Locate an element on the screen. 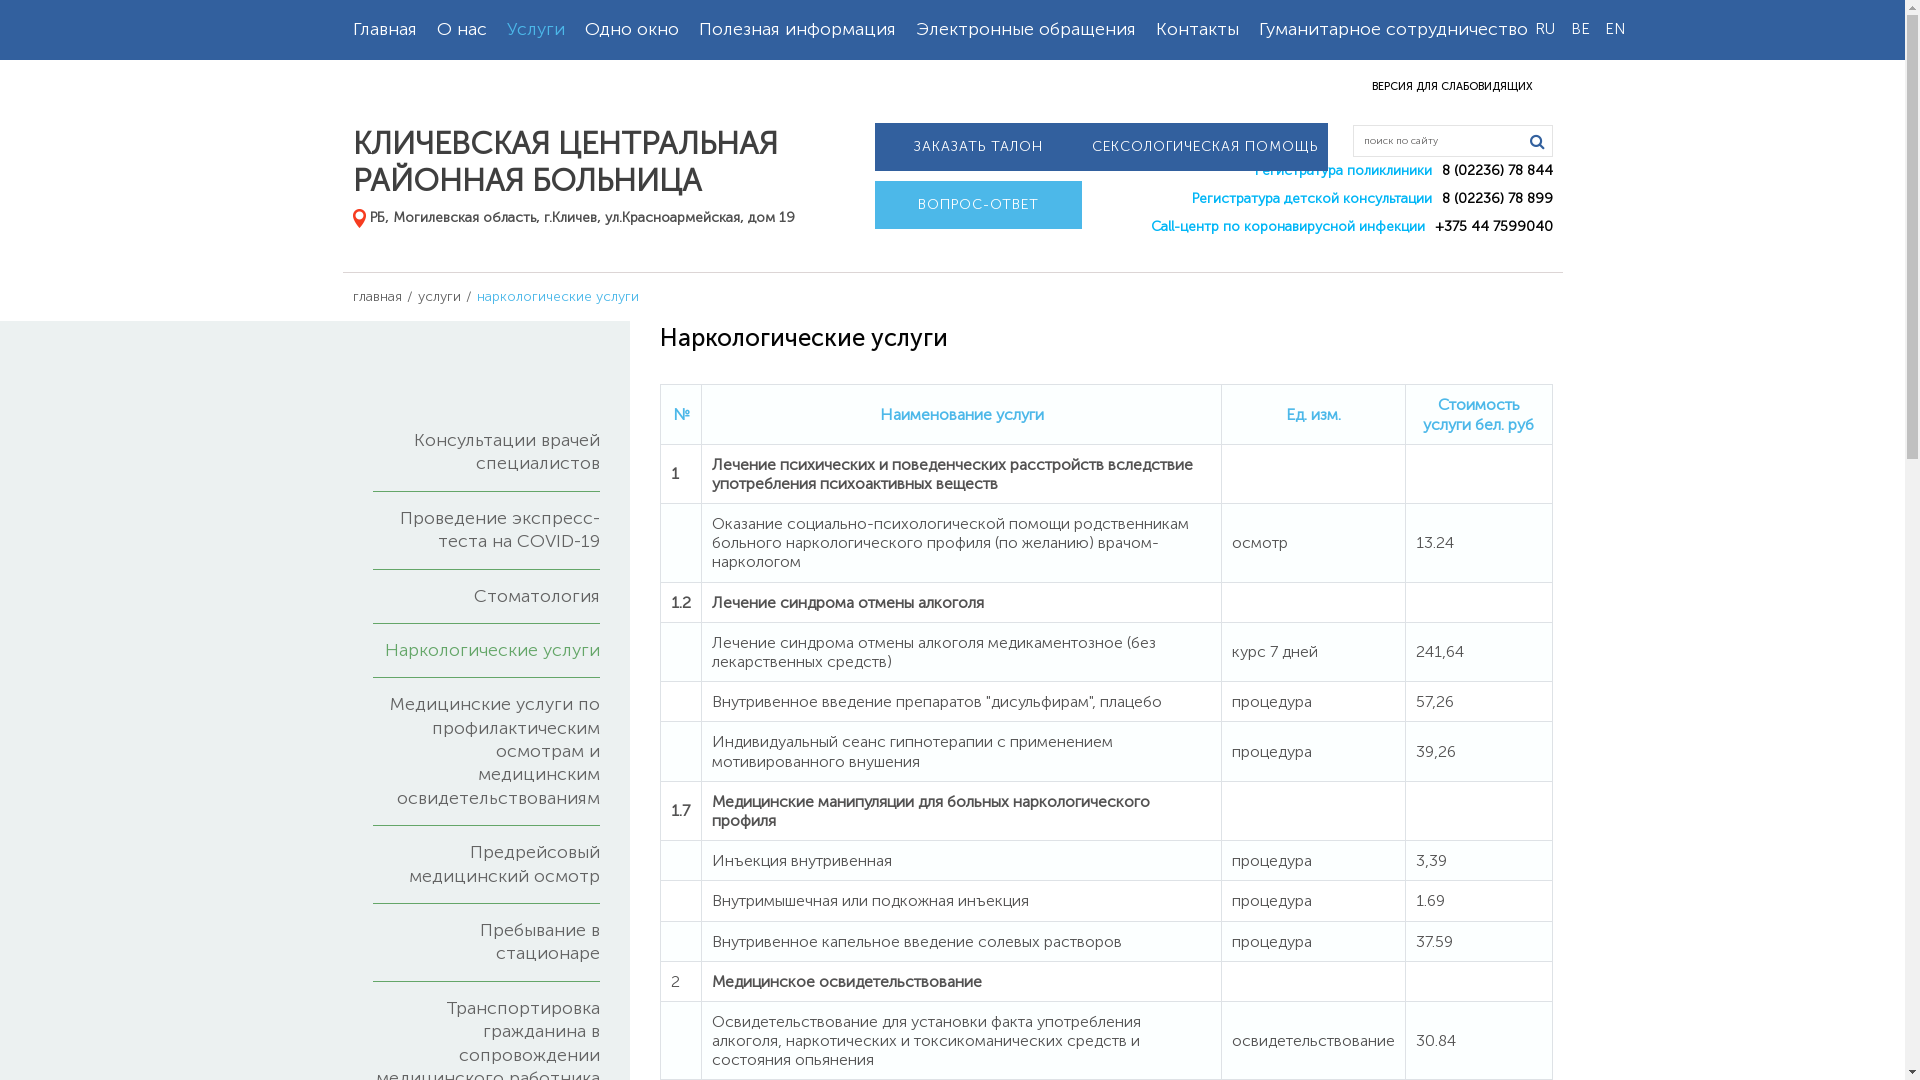 This screenshot has width=1920, height=1080. 'RU' is located at coordinates (1544, 29).